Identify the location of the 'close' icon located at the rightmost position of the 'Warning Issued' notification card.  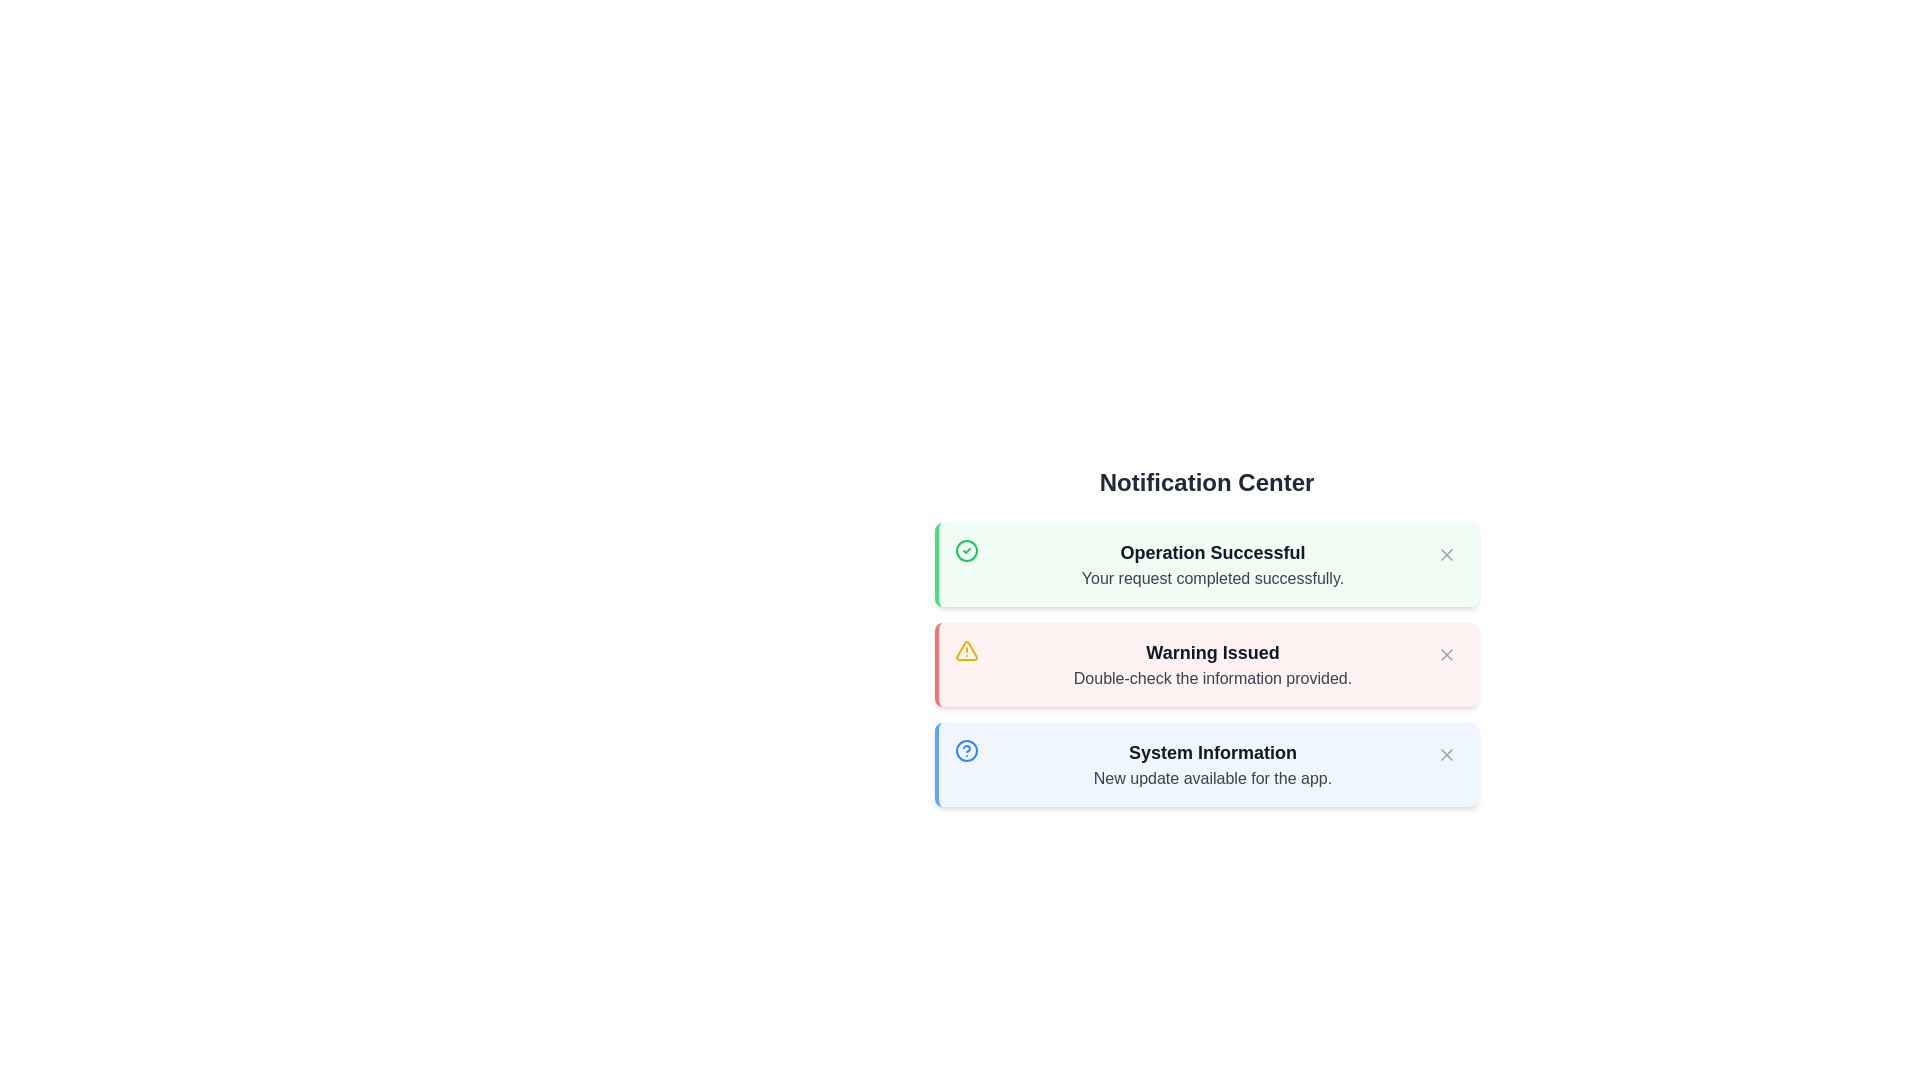
(1446, 655).